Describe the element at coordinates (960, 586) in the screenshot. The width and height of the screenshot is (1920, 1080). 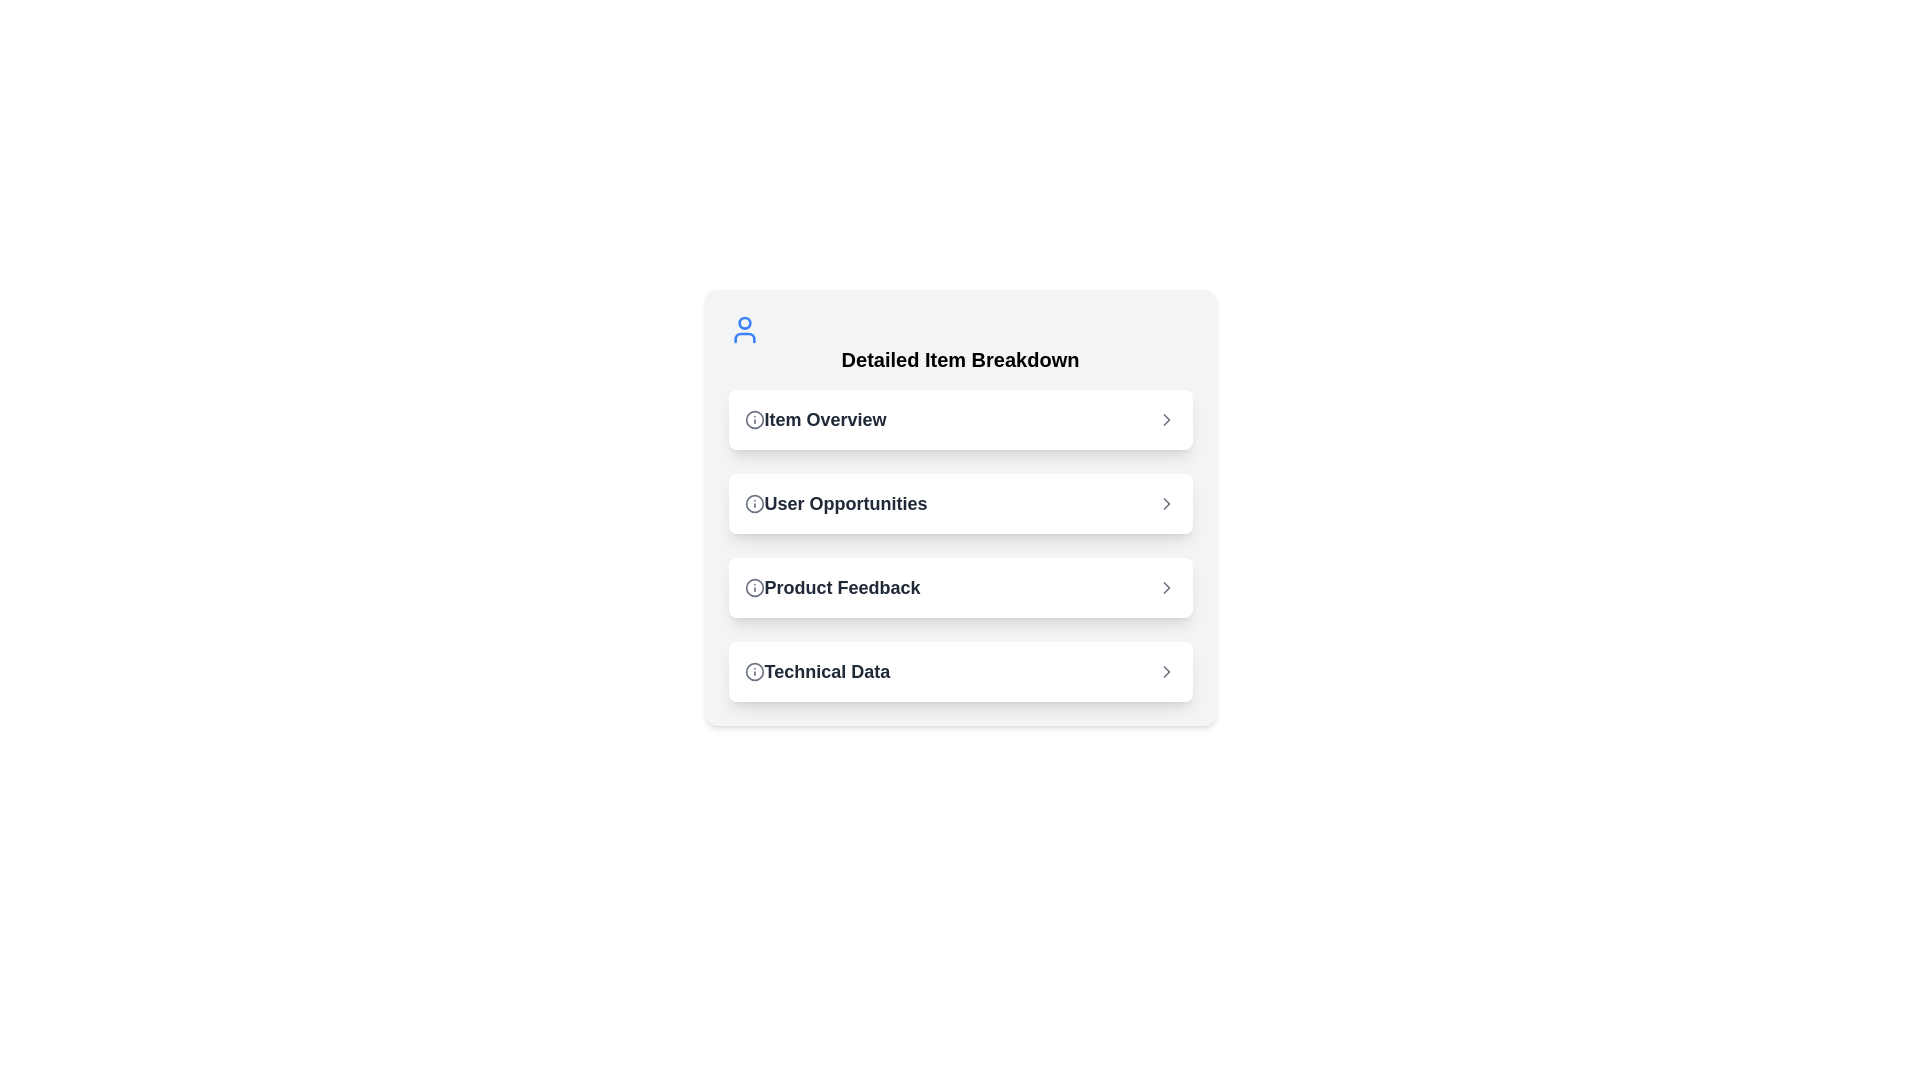
I see `the third button in the 'Detailed Item Breakdown' menu` at that location.